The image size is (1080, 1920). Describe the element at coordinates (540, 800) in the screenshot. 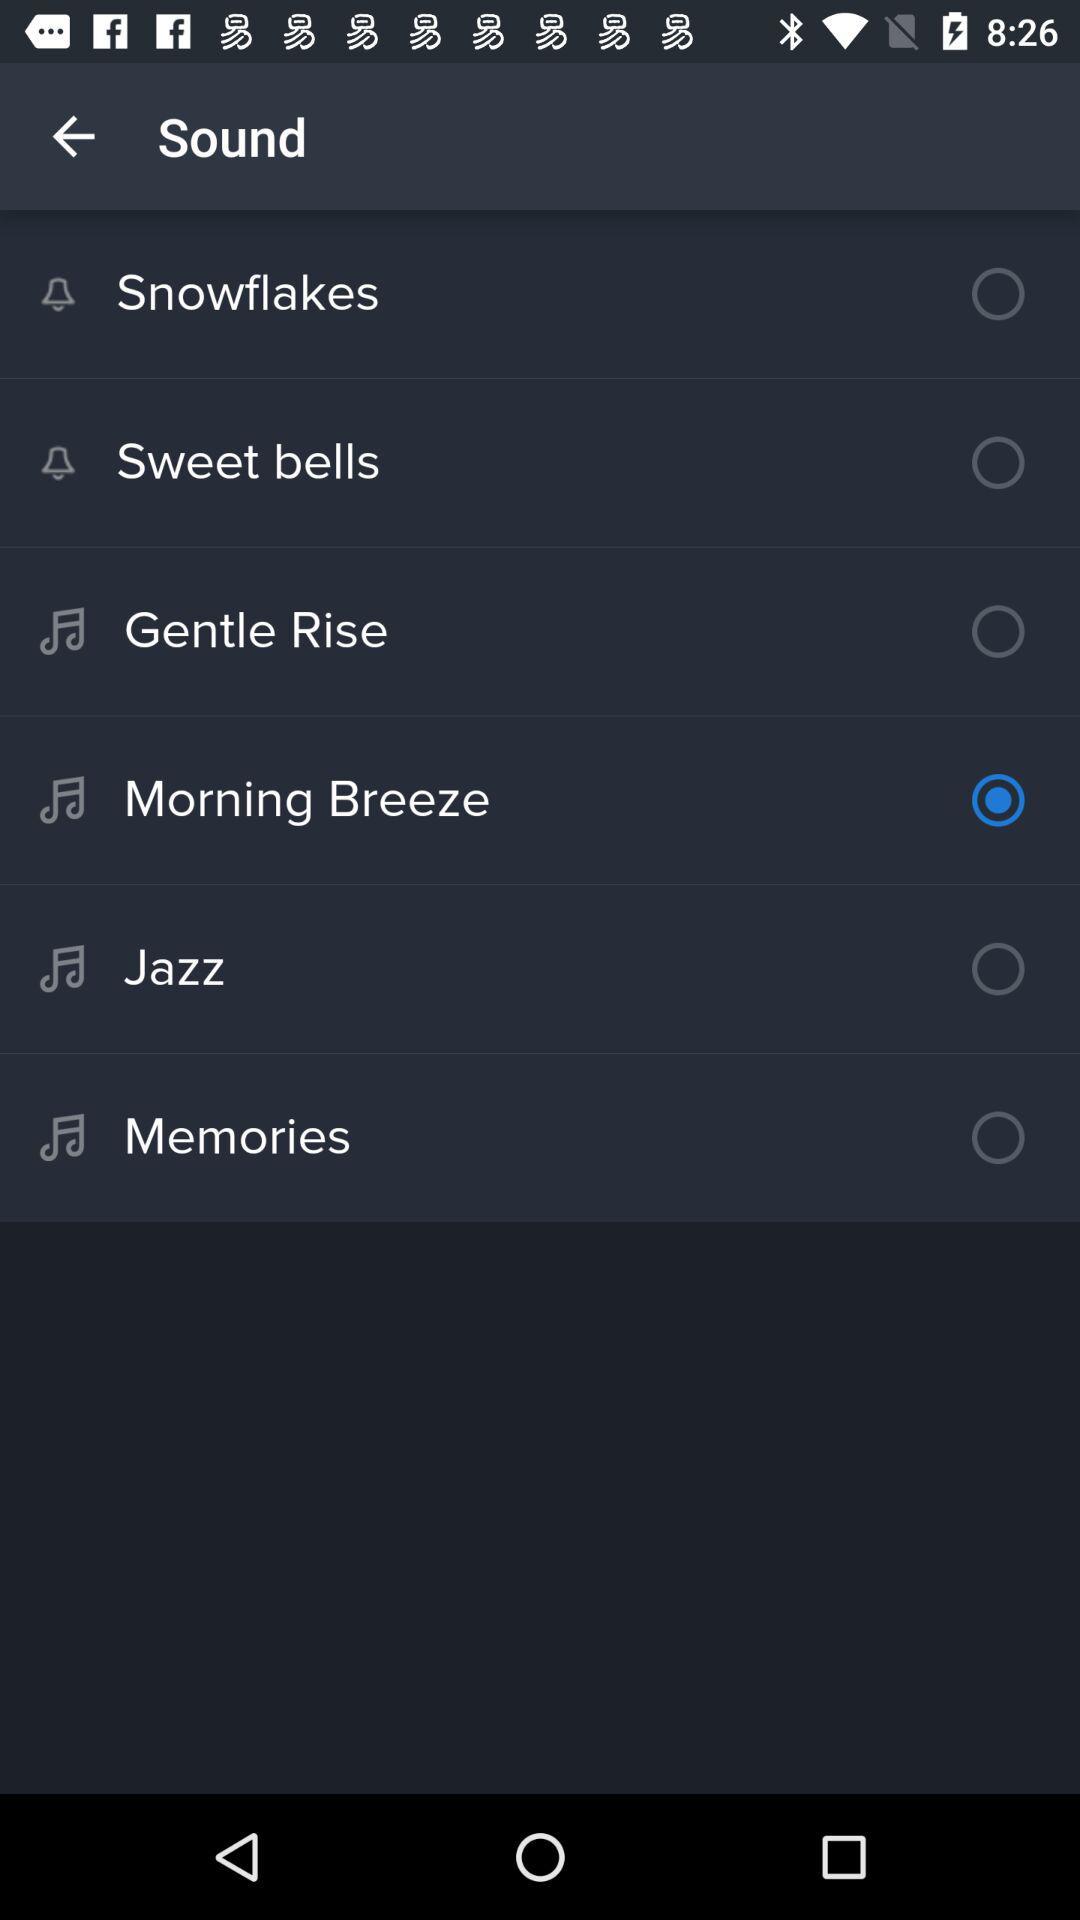

I see `icon below gentle rise item` at that location.